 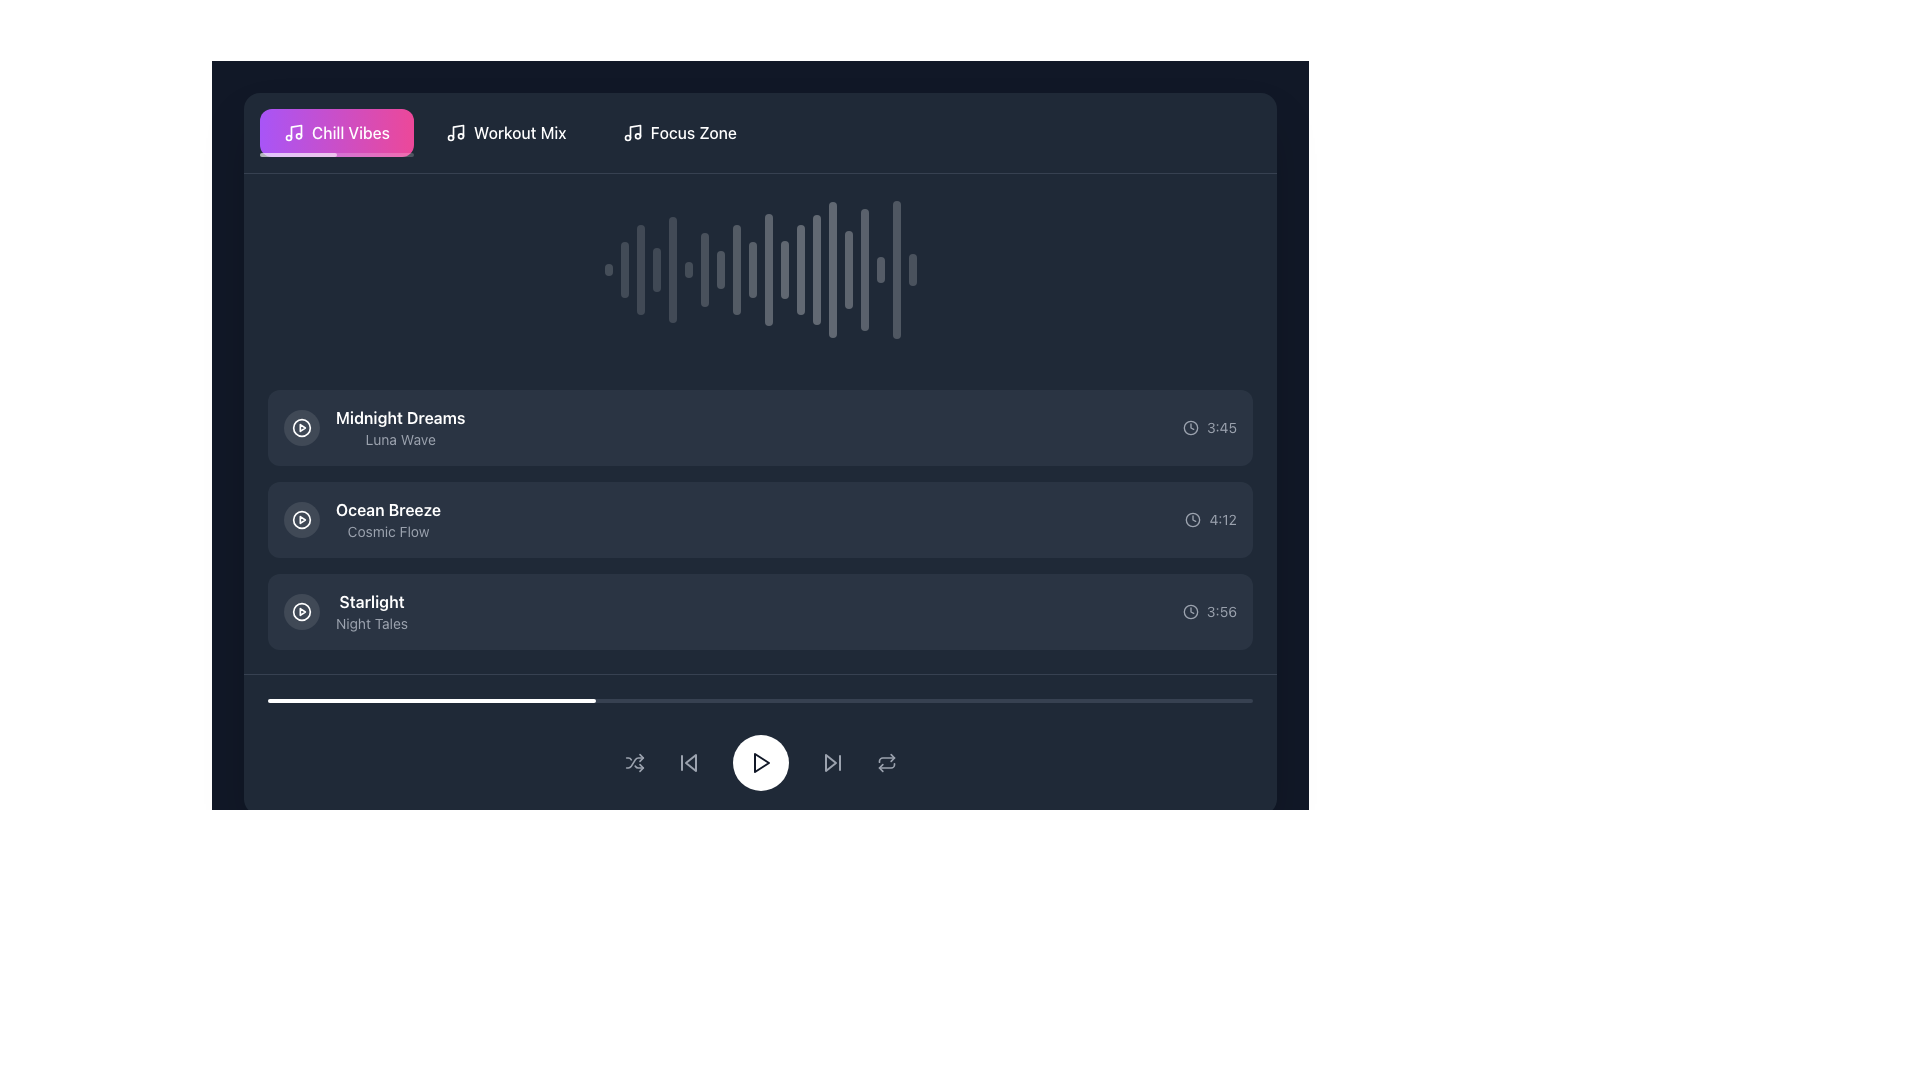 I want to click on the 16th vertical bar of the audio waveform representation, which visually indicates a segment of the audio signal amplitude, so click(x=848, y=270).